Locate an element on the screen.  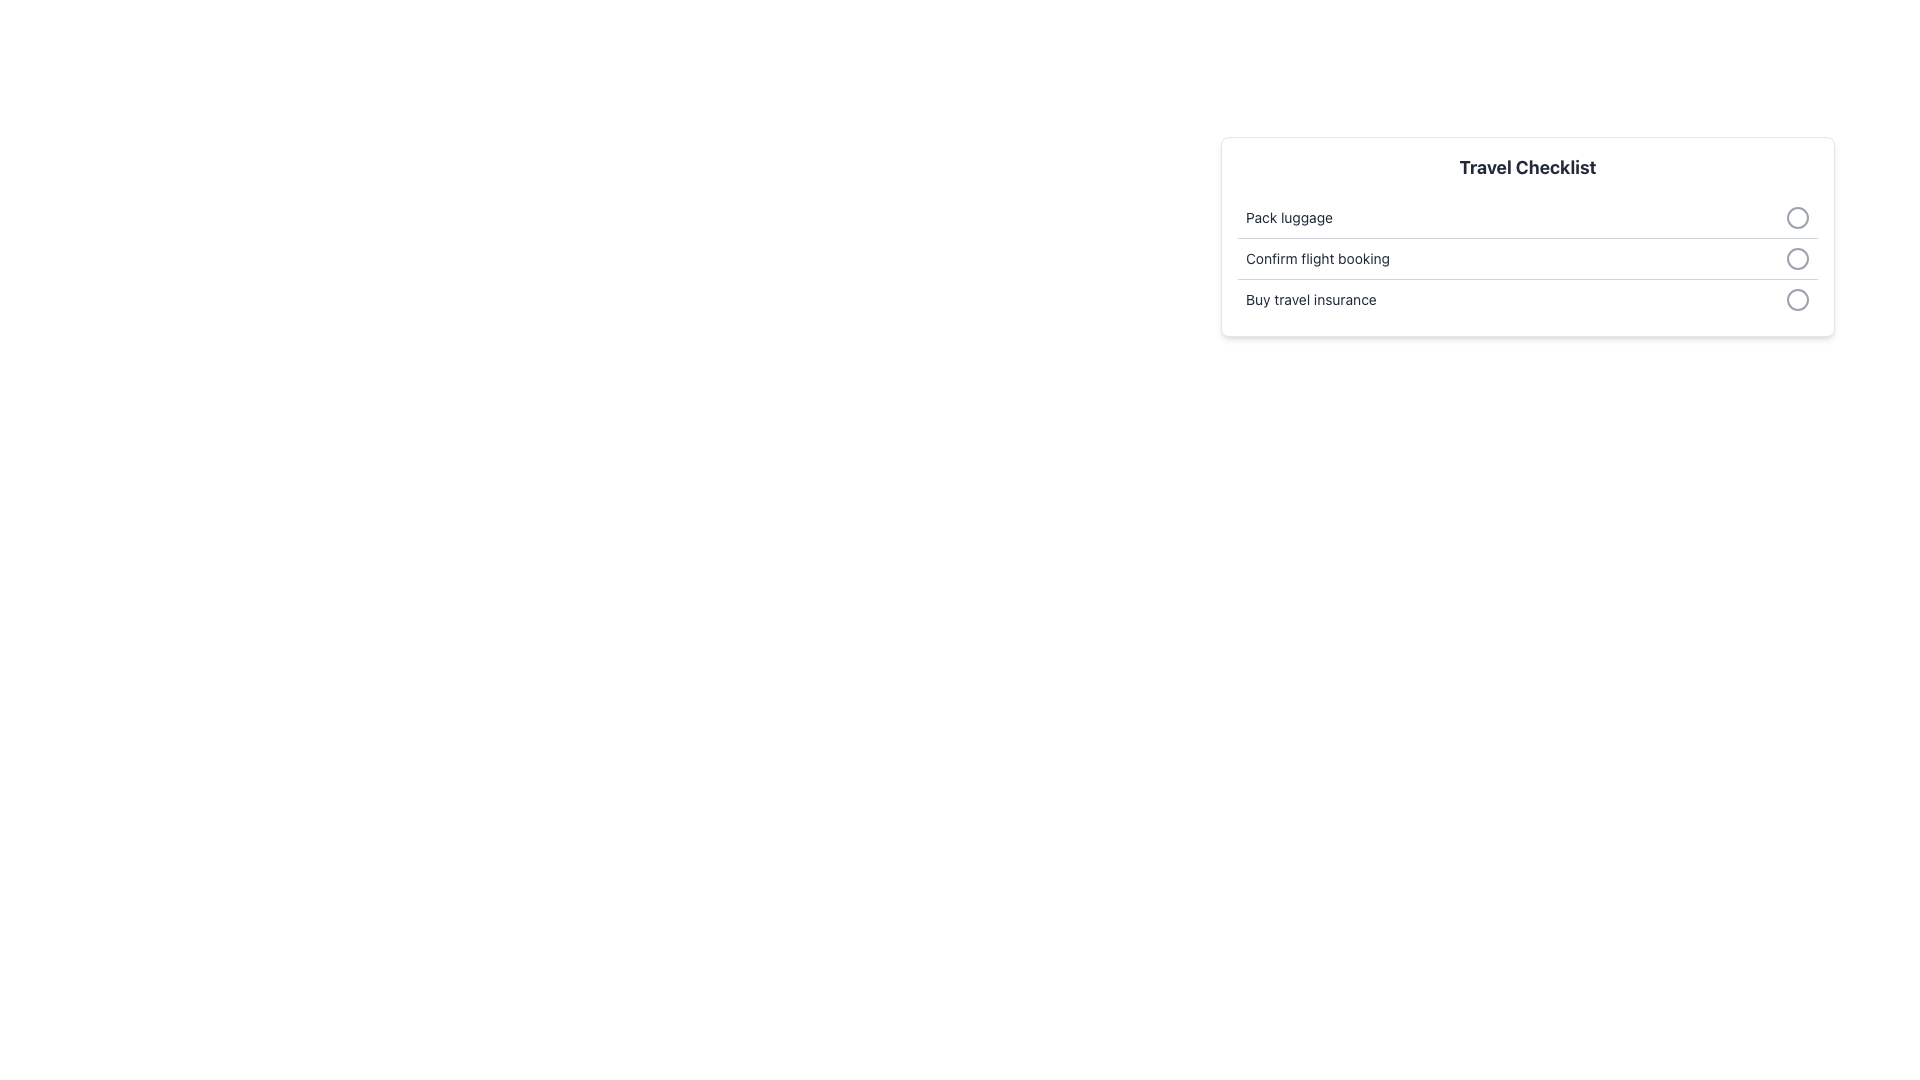
the toggle associated with the 'Confirm flight booking' checklist item in the 'Travel Checklist' is located at coordinates (1526, 258).